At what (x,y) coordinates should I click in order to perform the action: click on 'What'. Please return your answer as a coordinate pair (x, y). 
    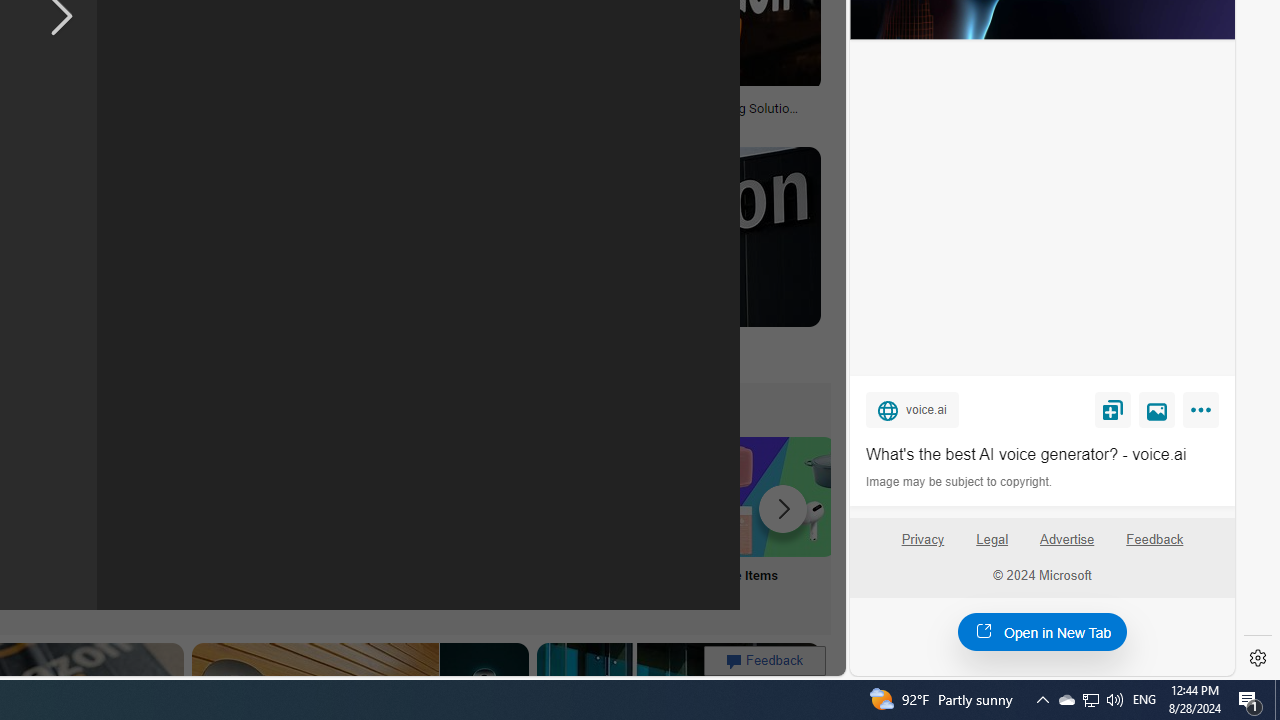
    Looking at the image, I should click on (1041, 455).